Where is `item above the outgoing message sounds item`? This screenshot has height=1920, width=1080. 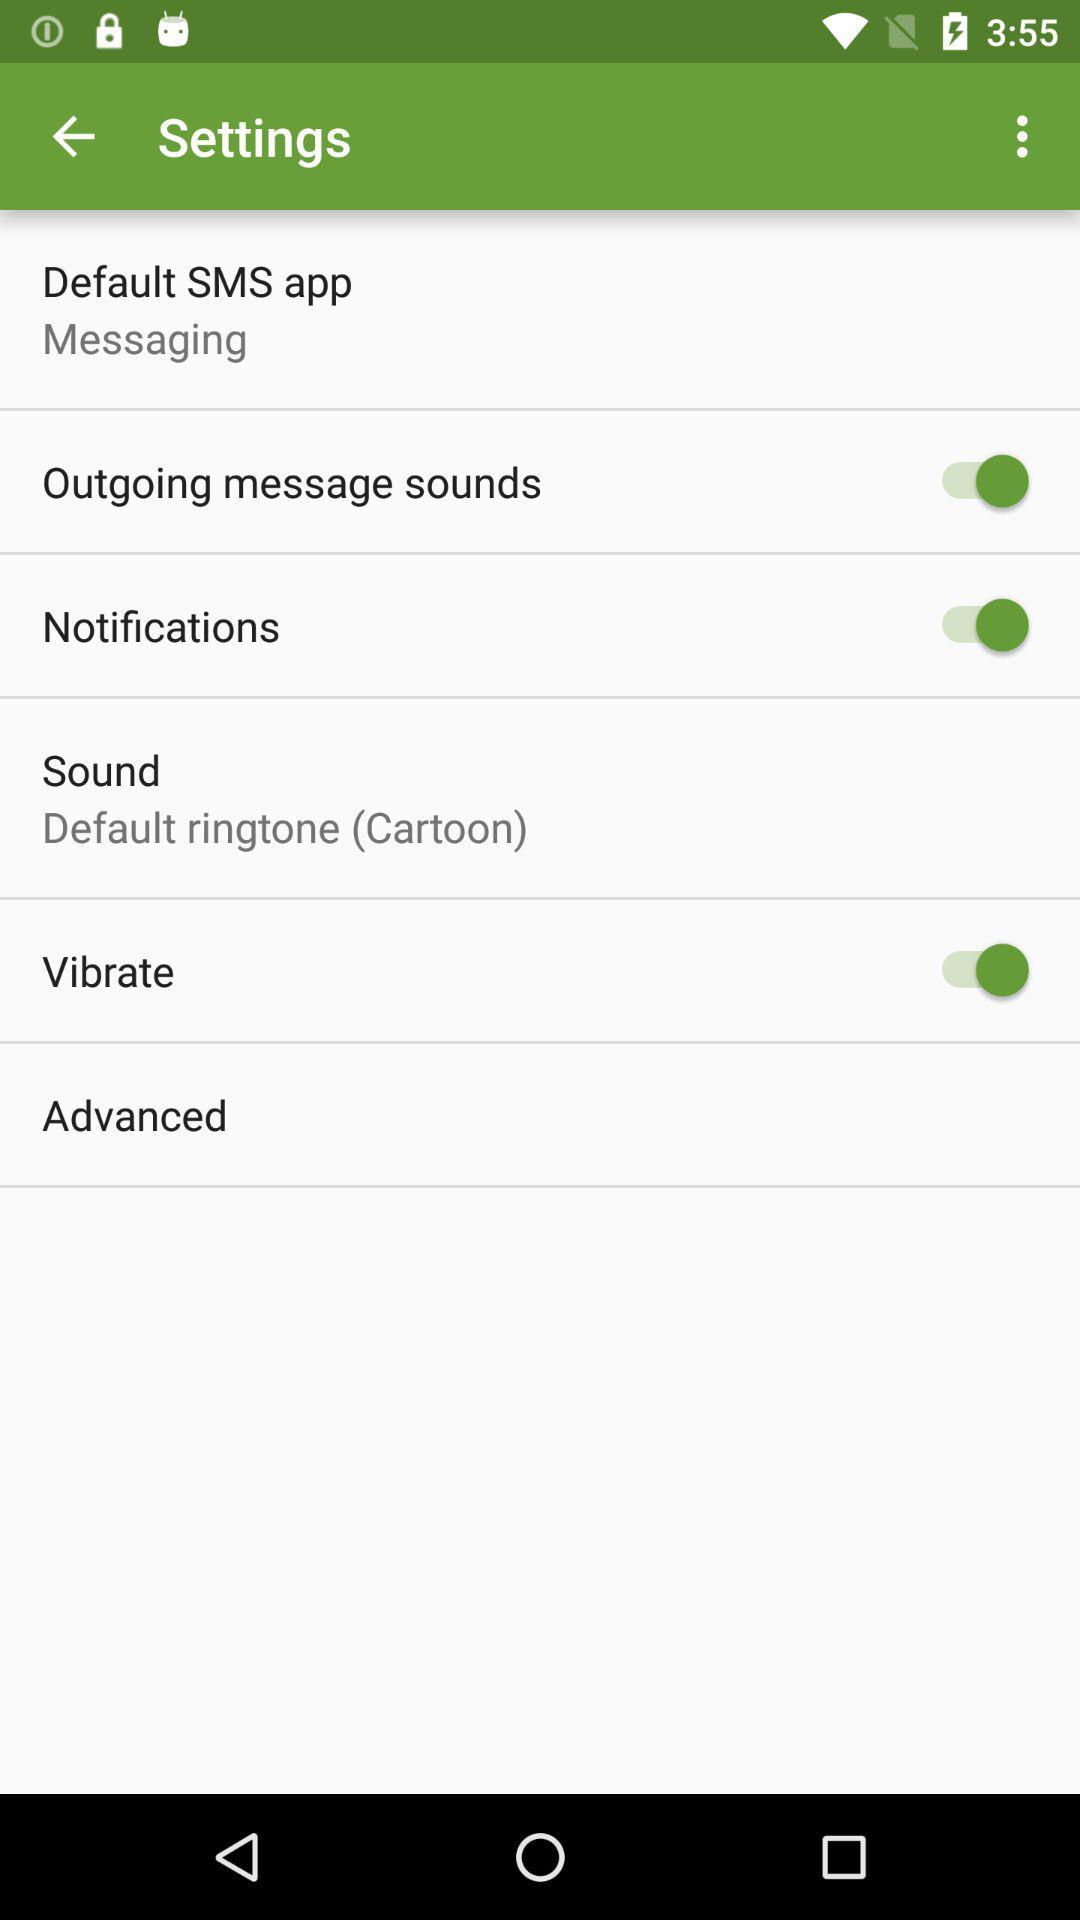 item above the outgoing message sounds item is located at coordinates (143, 337).